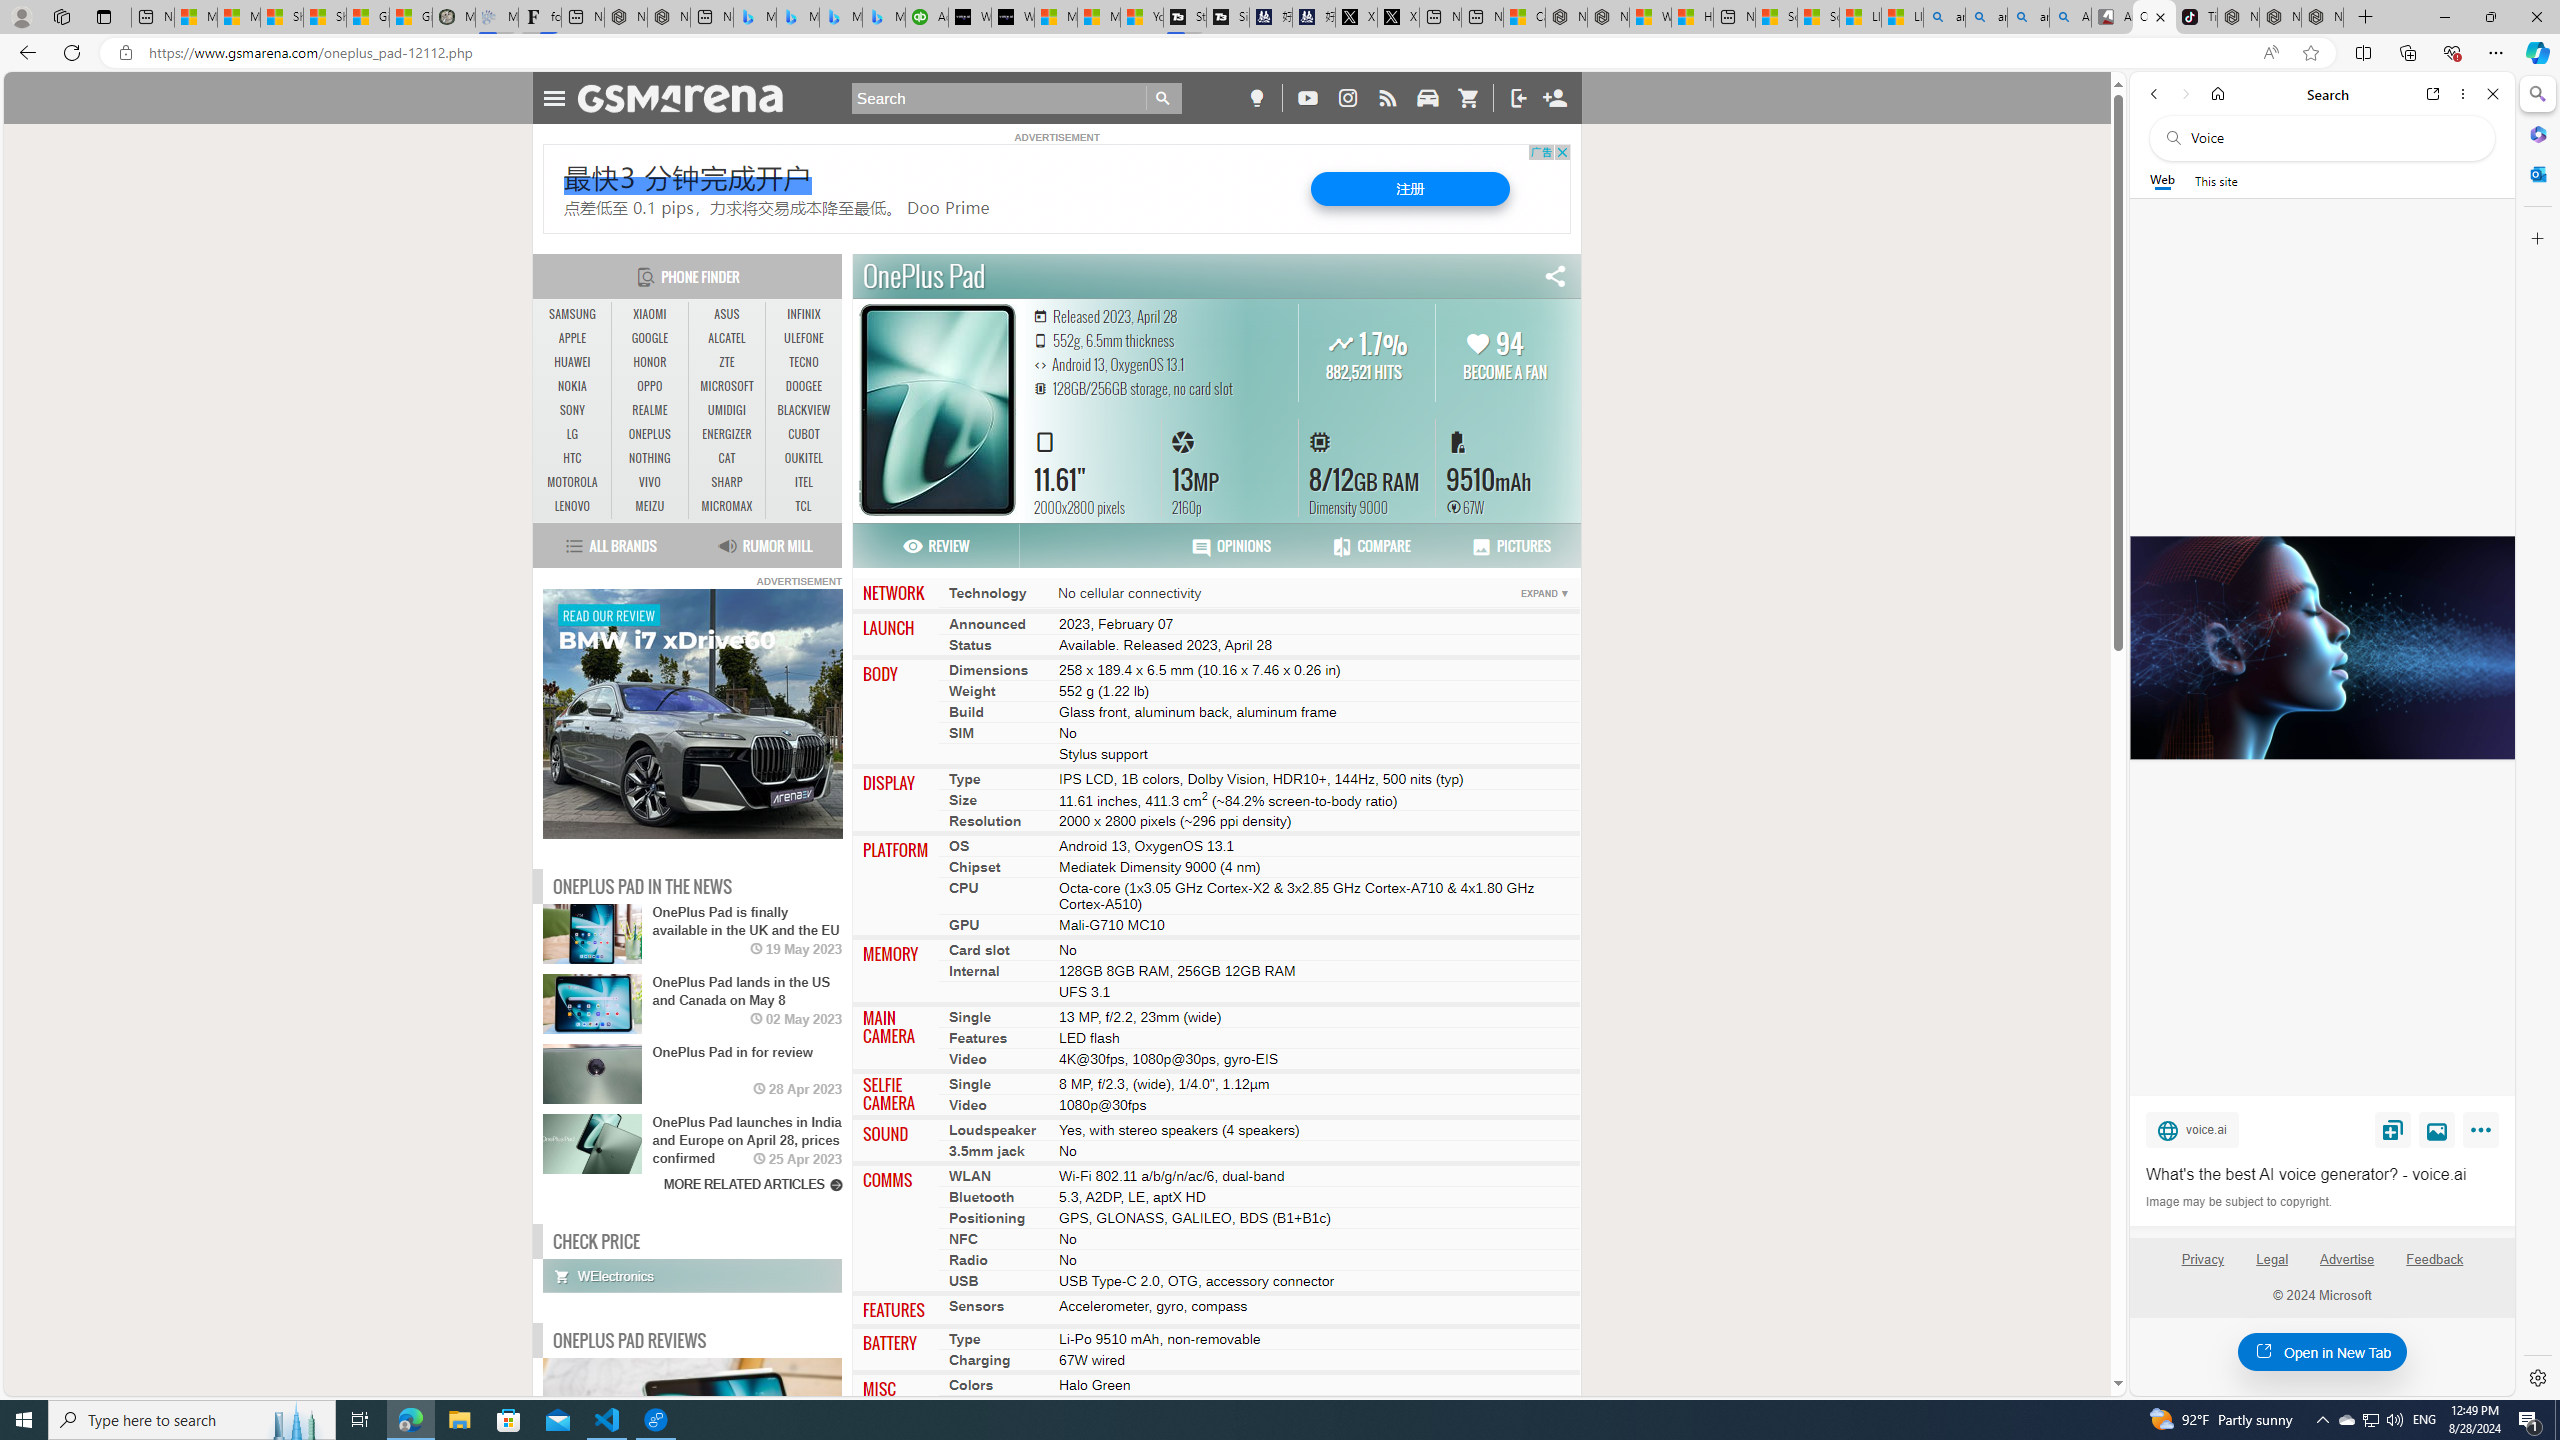 This screenshot has height=1440, width=2560. What do you see at coordinates (1607, 16) in the screenshot?
I see `'Nordace - Summer Adventures 2024'` at bounding box center [1607, 16].